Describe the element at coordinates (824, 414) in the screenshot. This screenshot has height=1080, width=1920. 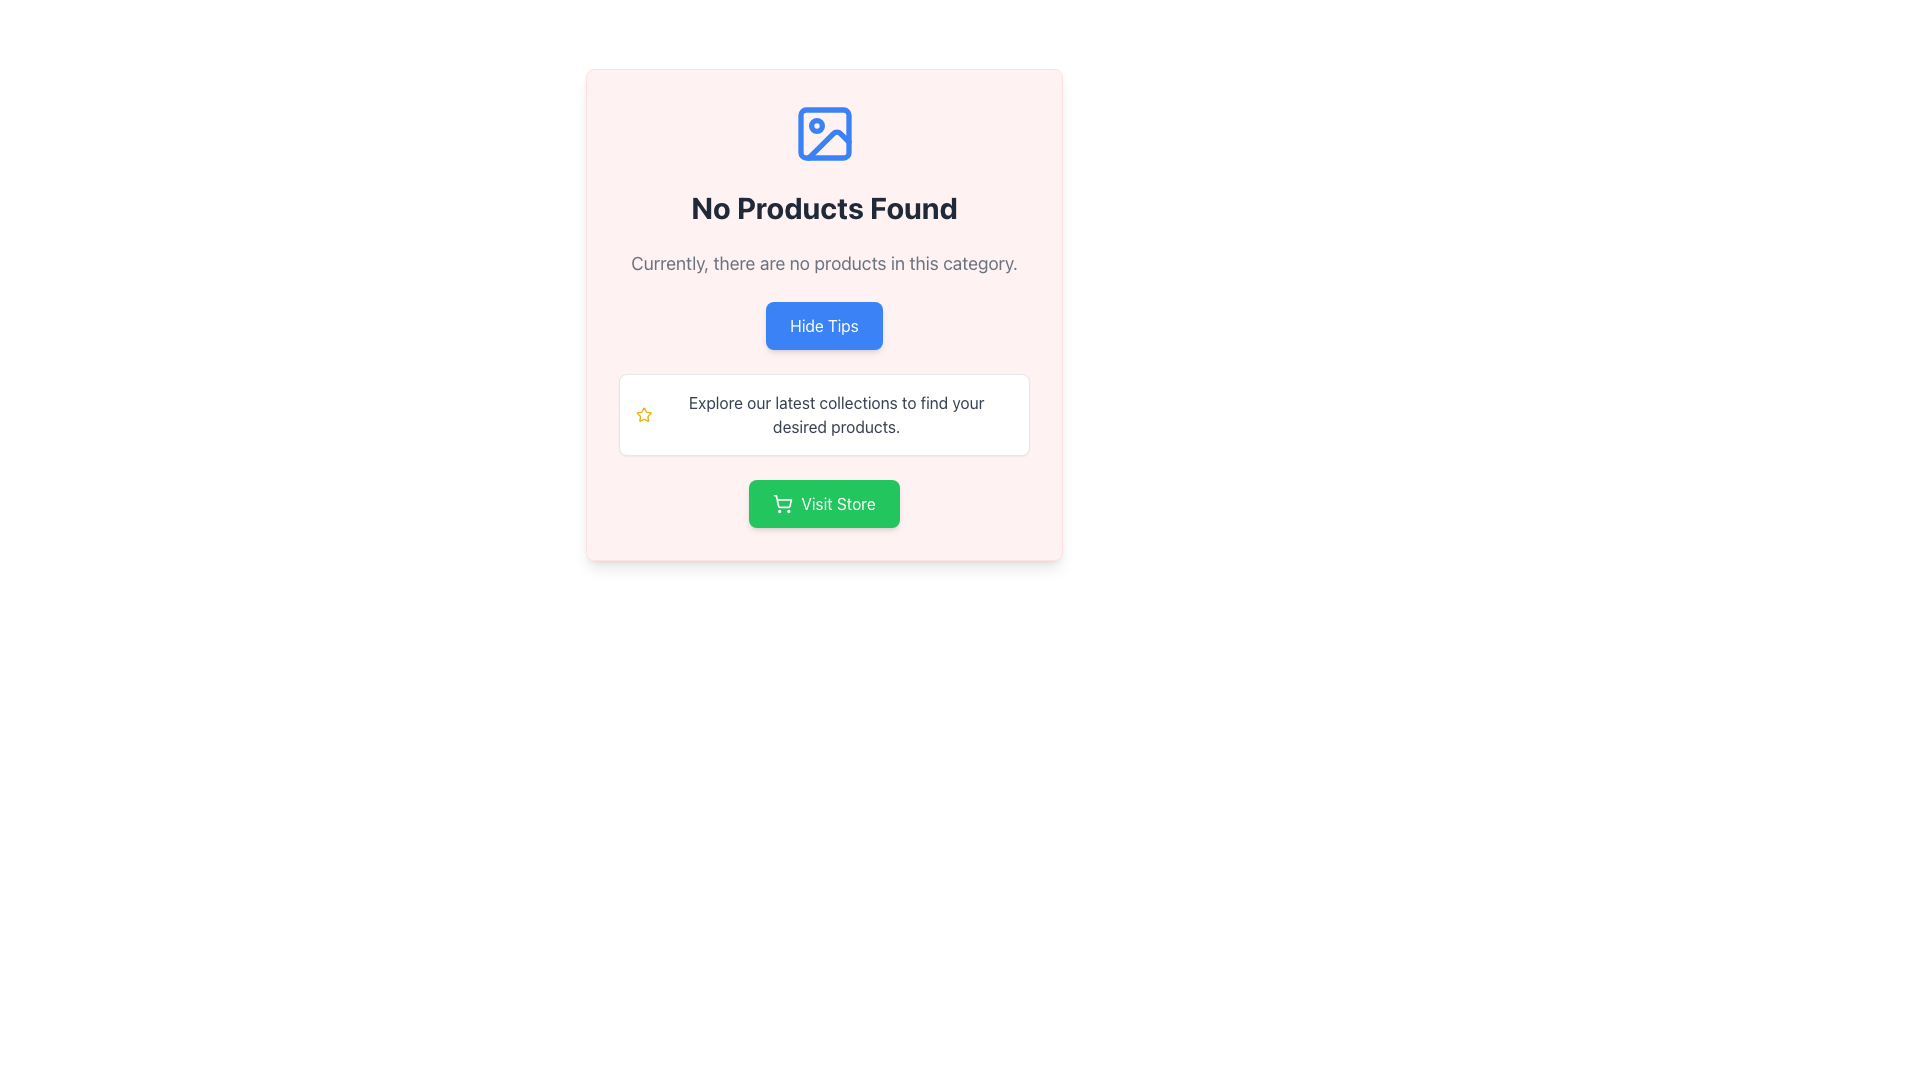
I see `the informational text element containing a yellow star icon and the message 'Explore our latest collections to find your desired products.'` at that location.